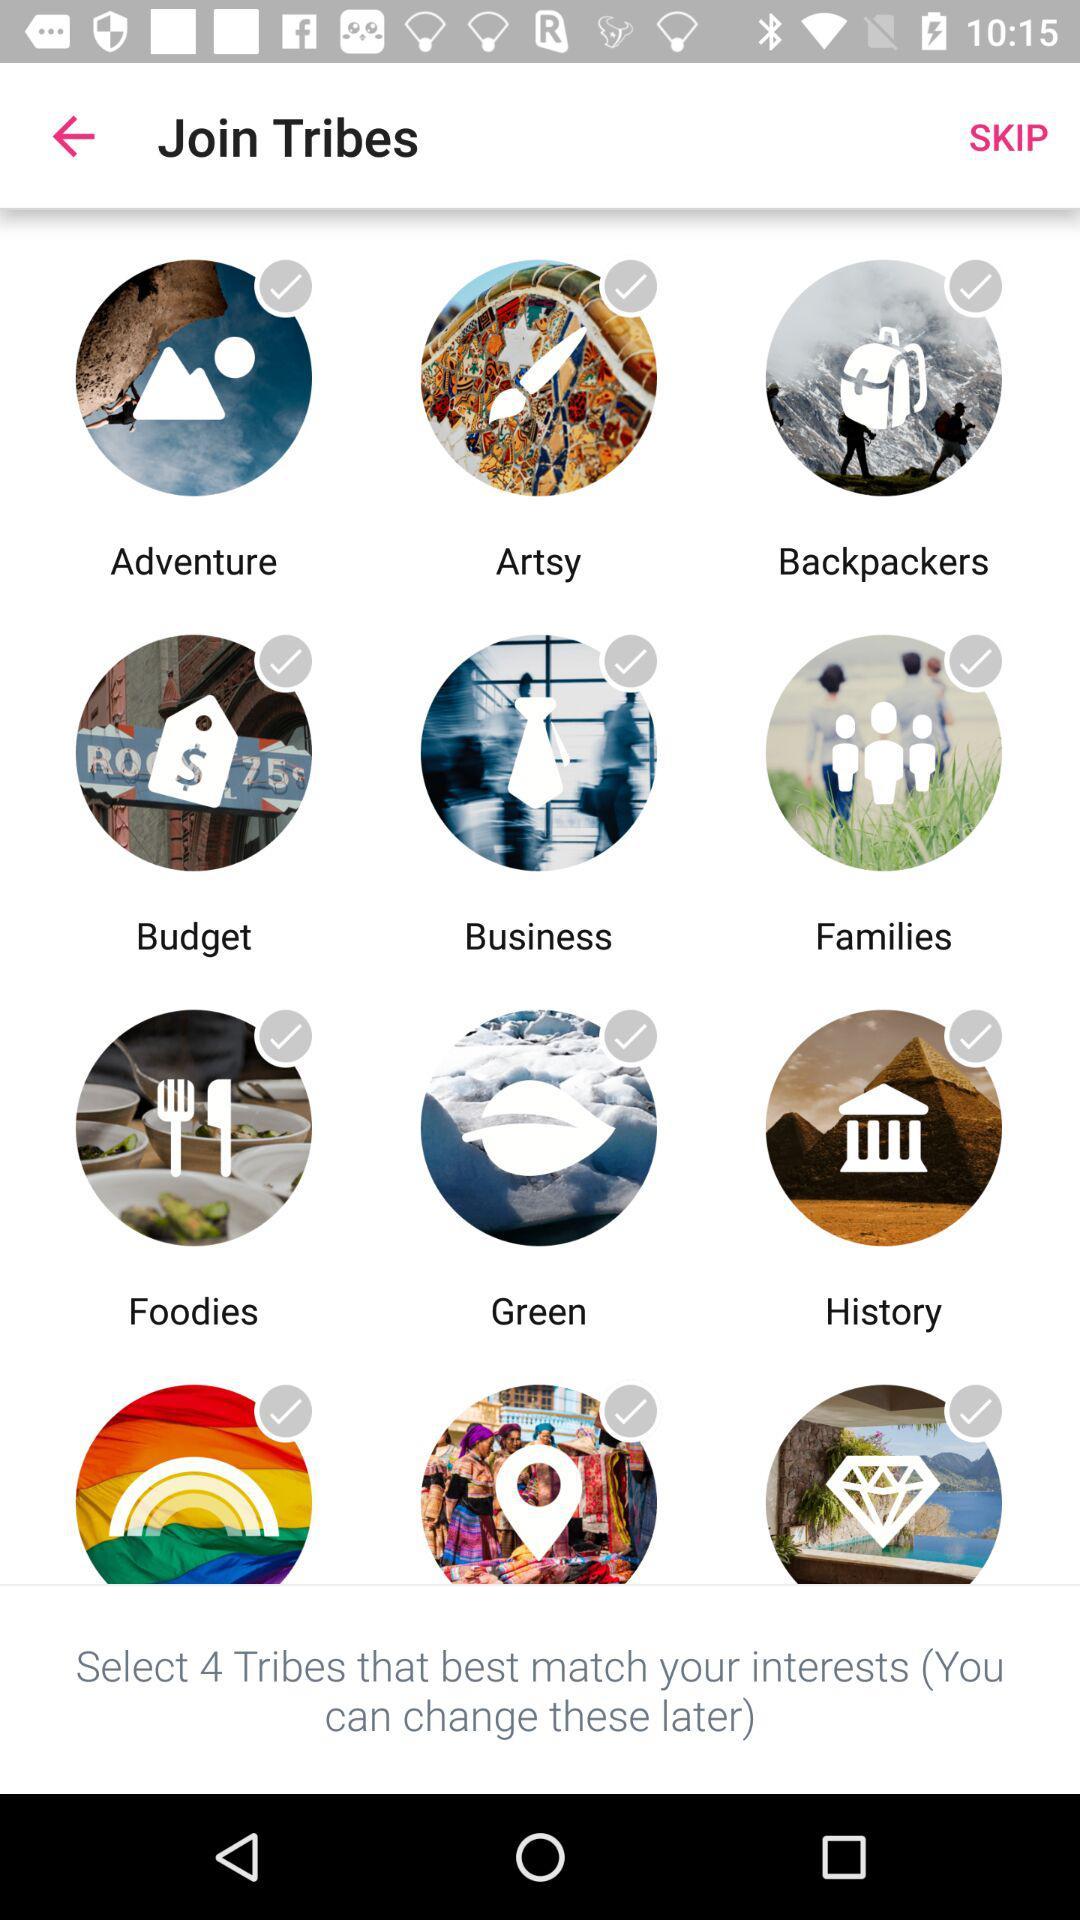 This screenshot has height=1920, width=1080. Describe the element at coordinates (537, 372) in the screenshot. I see `join the artsy tribe` at that location.